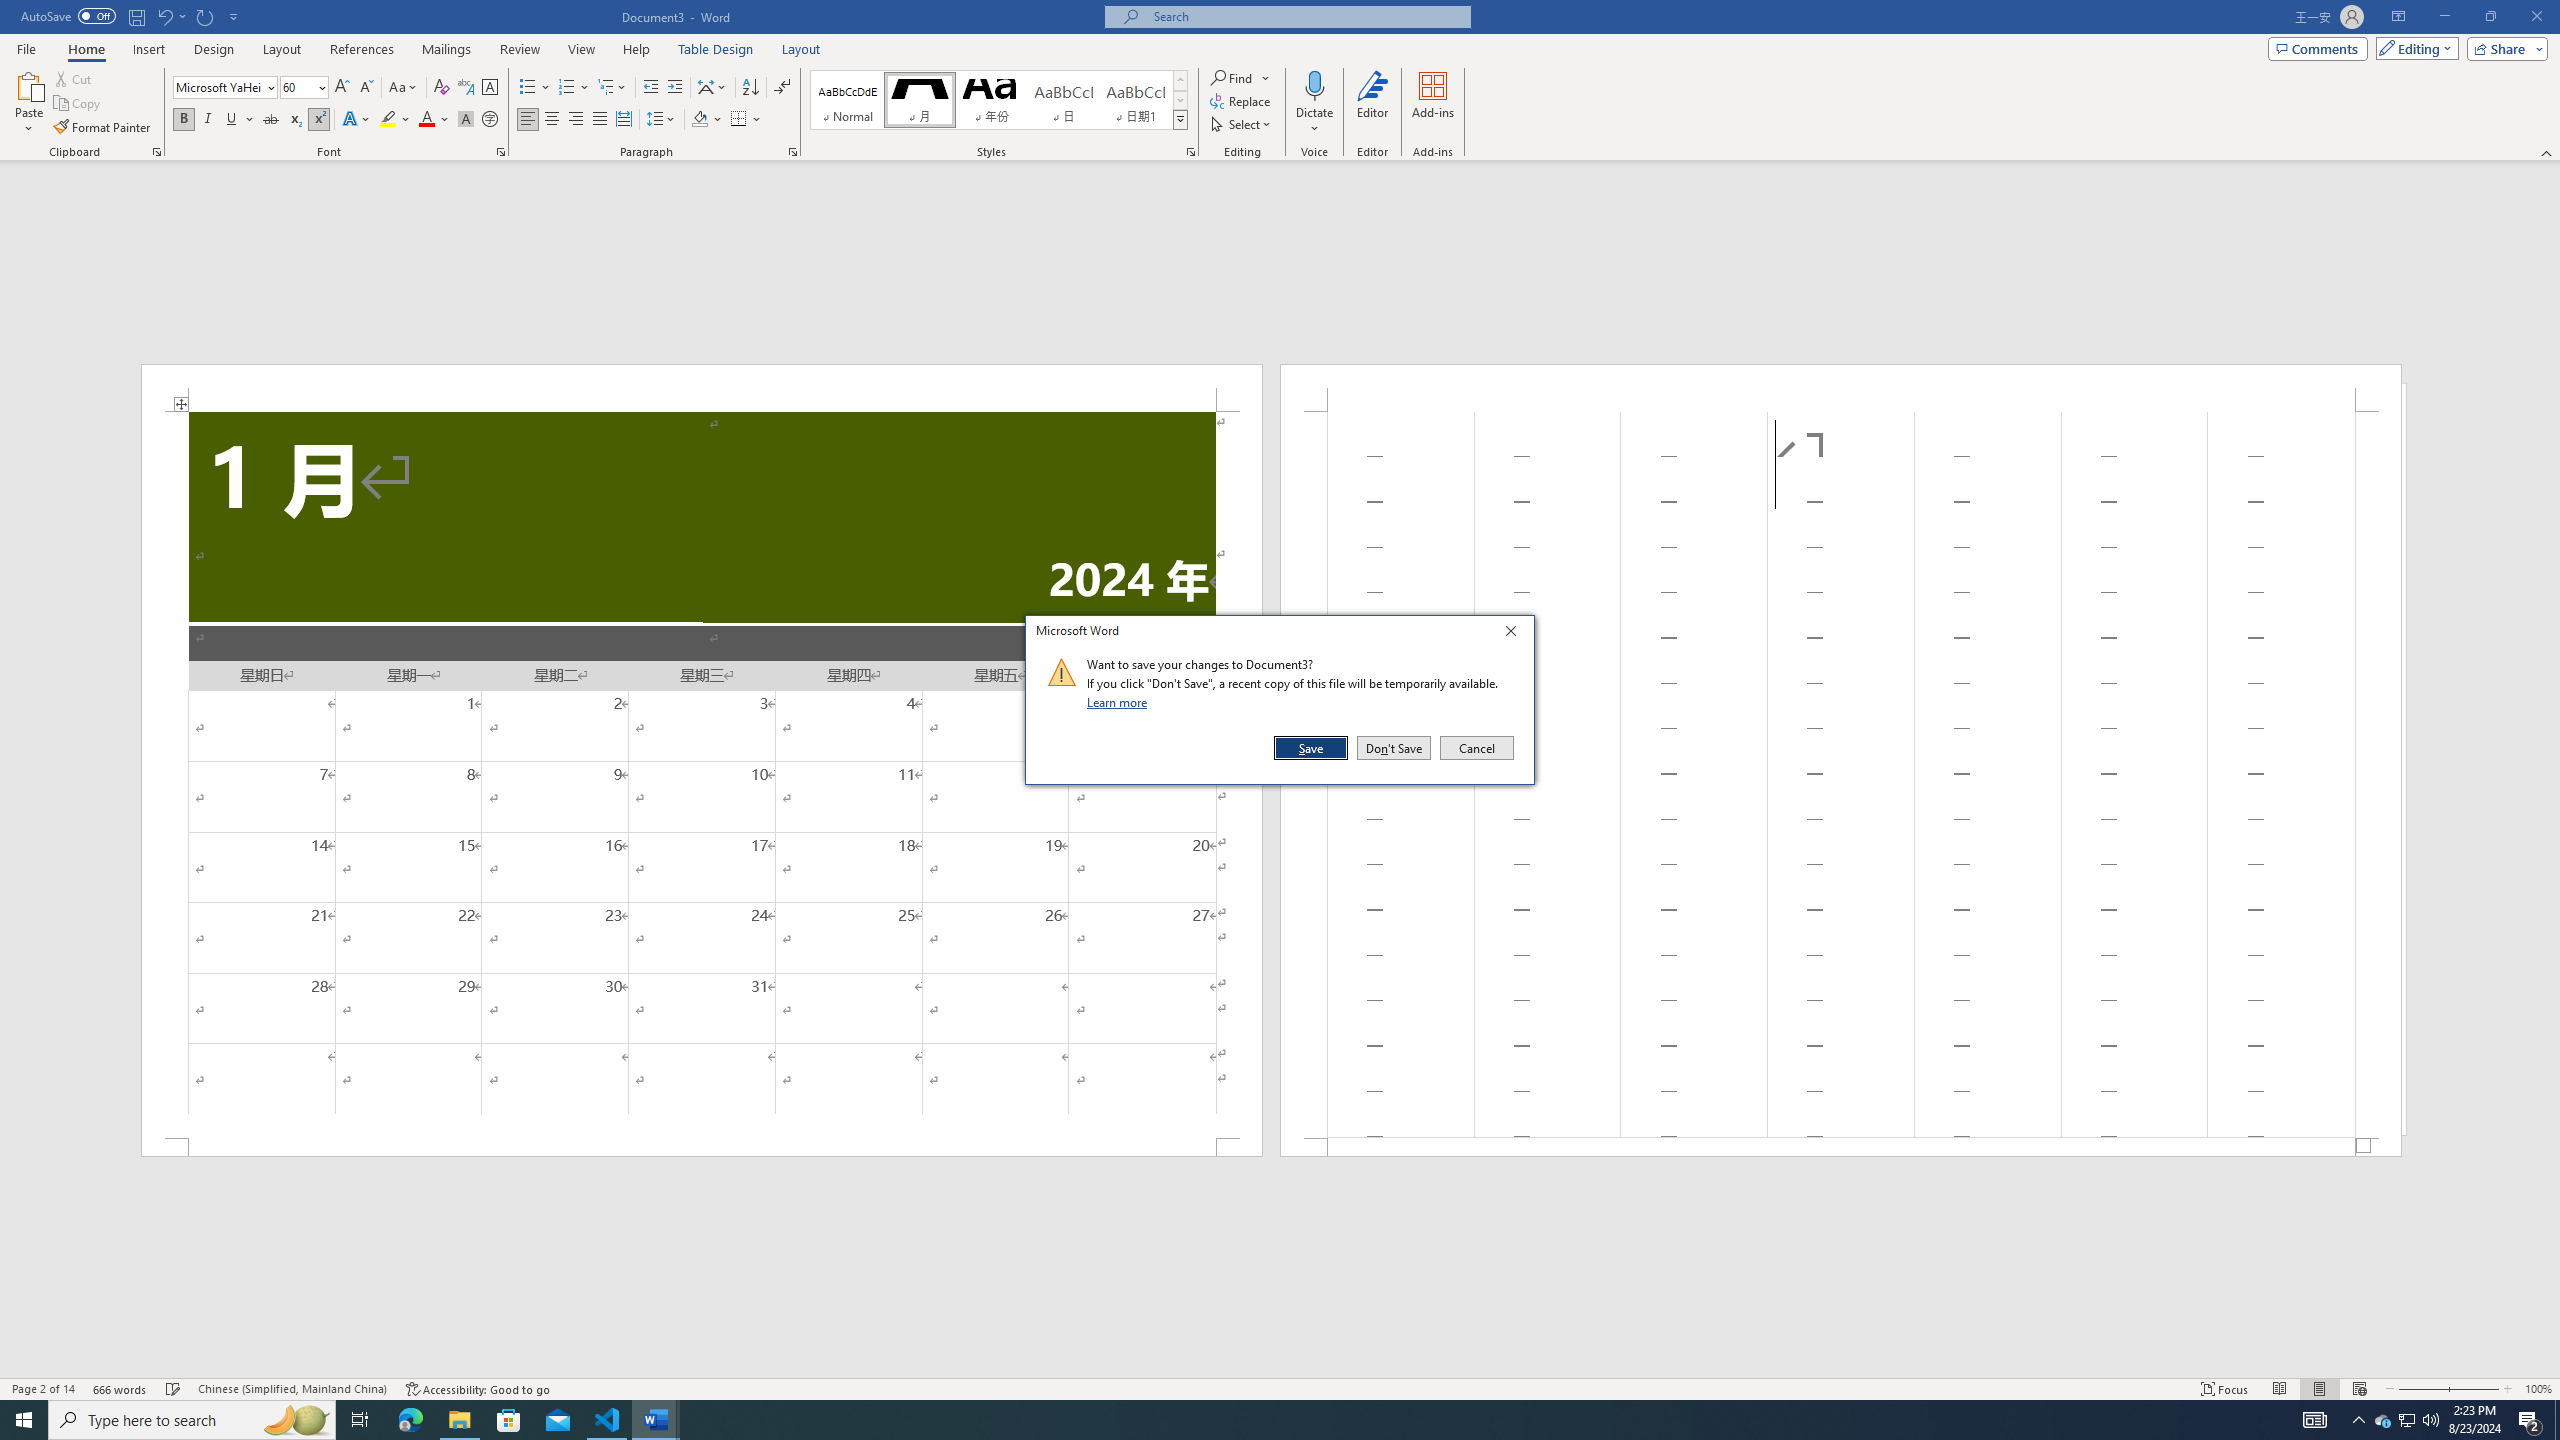 This screenshot has height=1440, width=2560. What do you see at coordinates (575, 118) in the screenshot?
I see `'Align Right'` at bounding box center [575, 118].